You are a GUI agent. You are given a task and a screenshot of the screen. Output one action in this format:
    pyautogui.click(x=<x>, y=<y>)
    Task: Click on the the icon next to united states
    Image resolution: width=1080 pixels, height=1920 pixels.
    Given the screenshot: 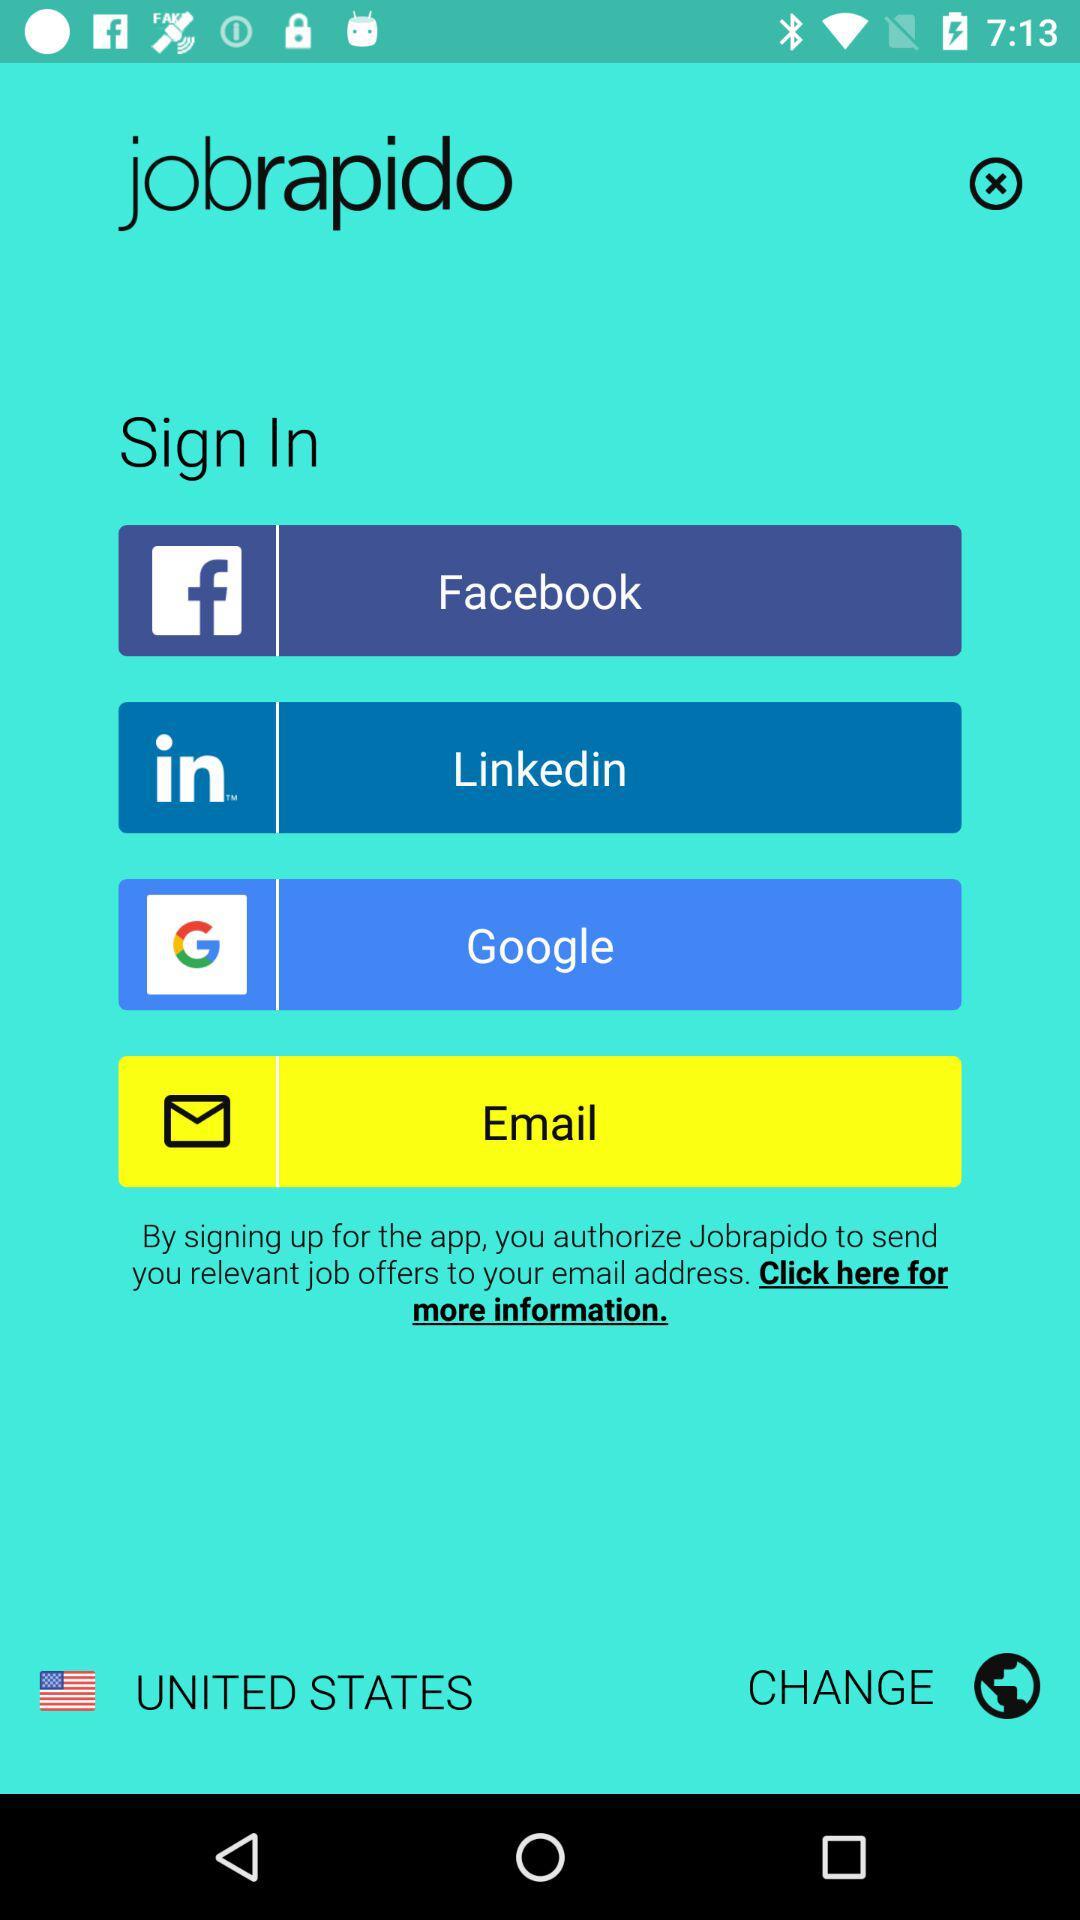 What is the action you would take?
    pyautogui.click(x=892, y=1684)
    